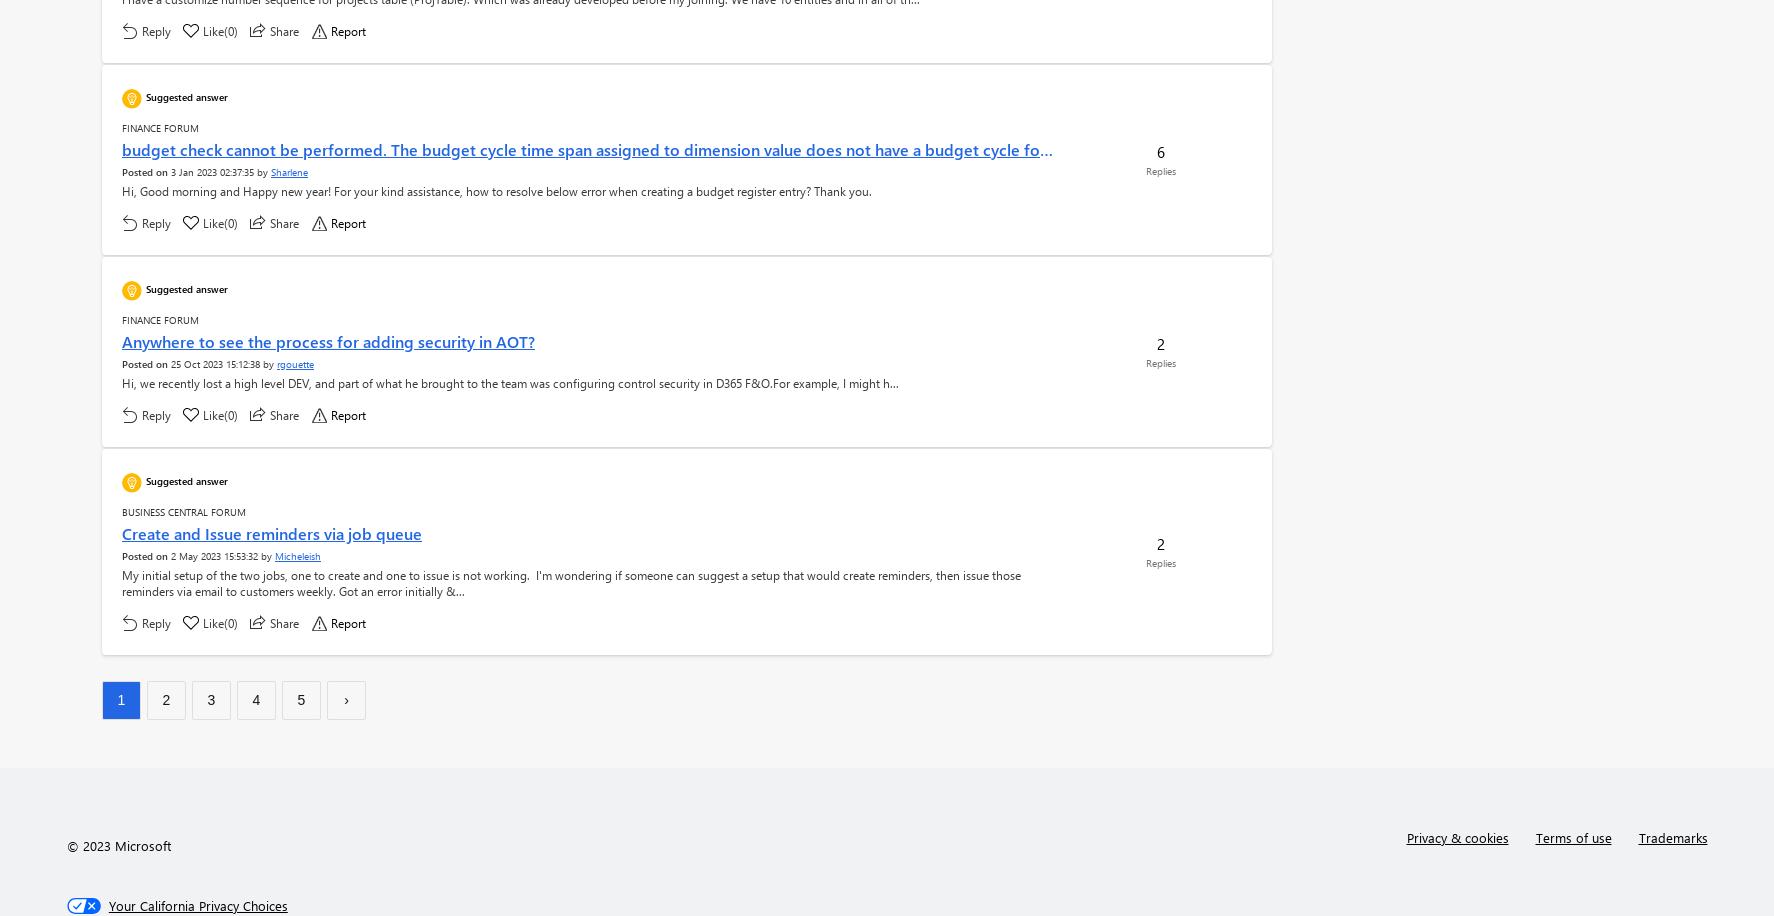  I want to click on '1', so click(120, 698).